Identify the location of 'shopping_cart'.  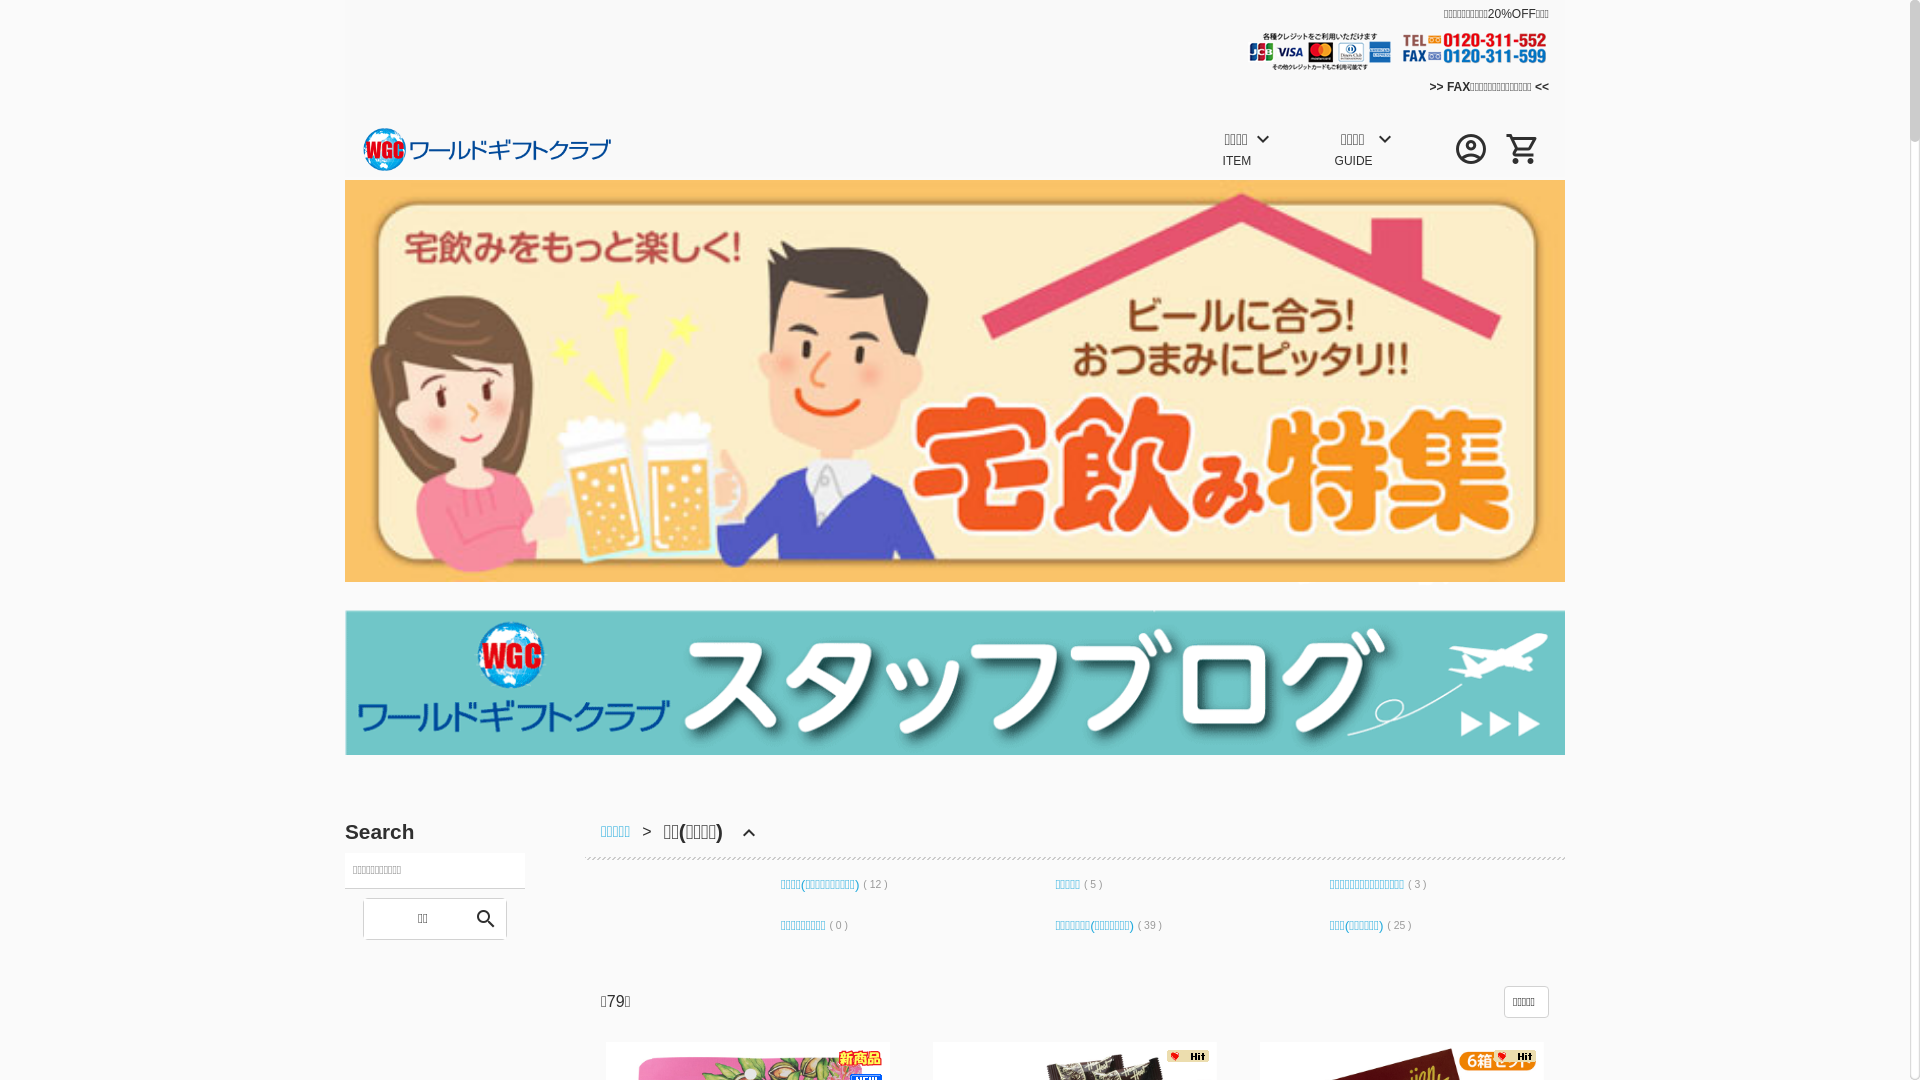
(1521, 146).